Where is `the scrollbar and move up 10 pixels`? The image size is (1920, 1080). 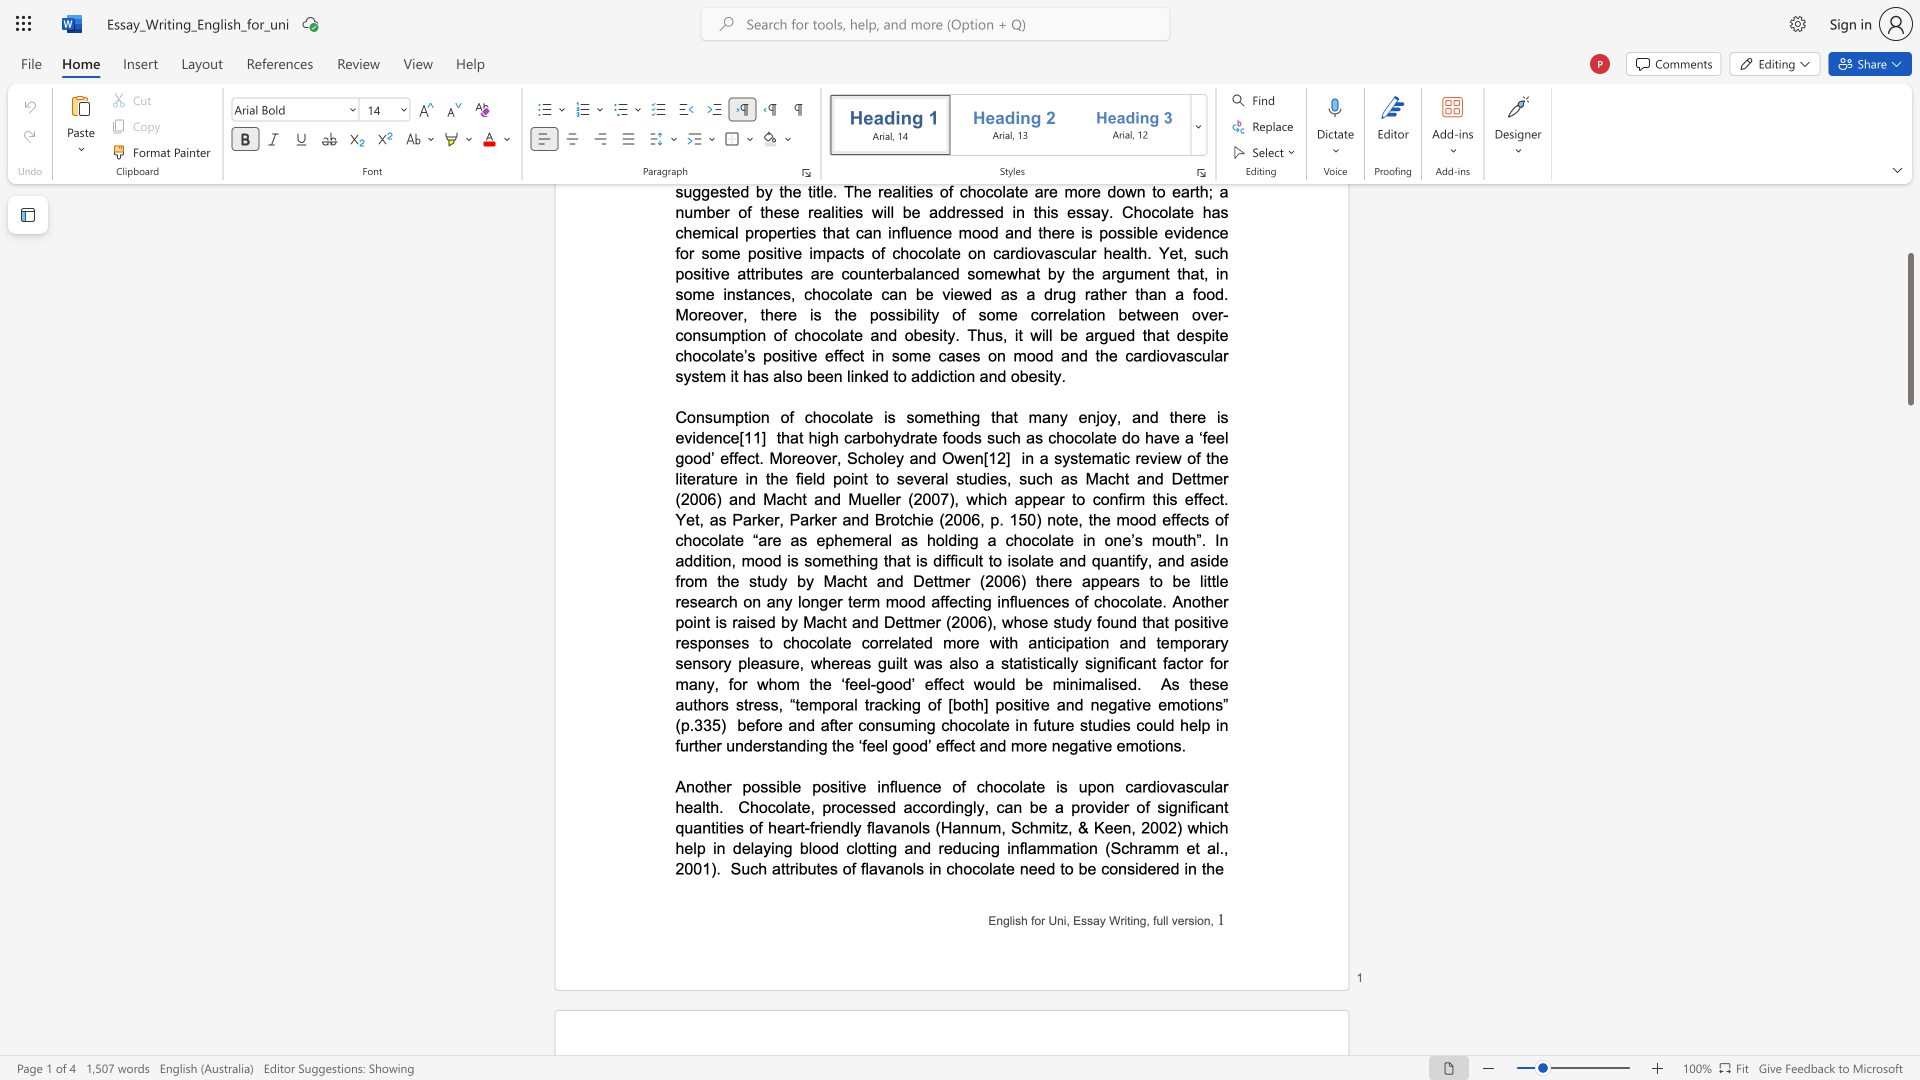
the scrollbar and move up 10 pixels is located at coordinates (1909, 328).